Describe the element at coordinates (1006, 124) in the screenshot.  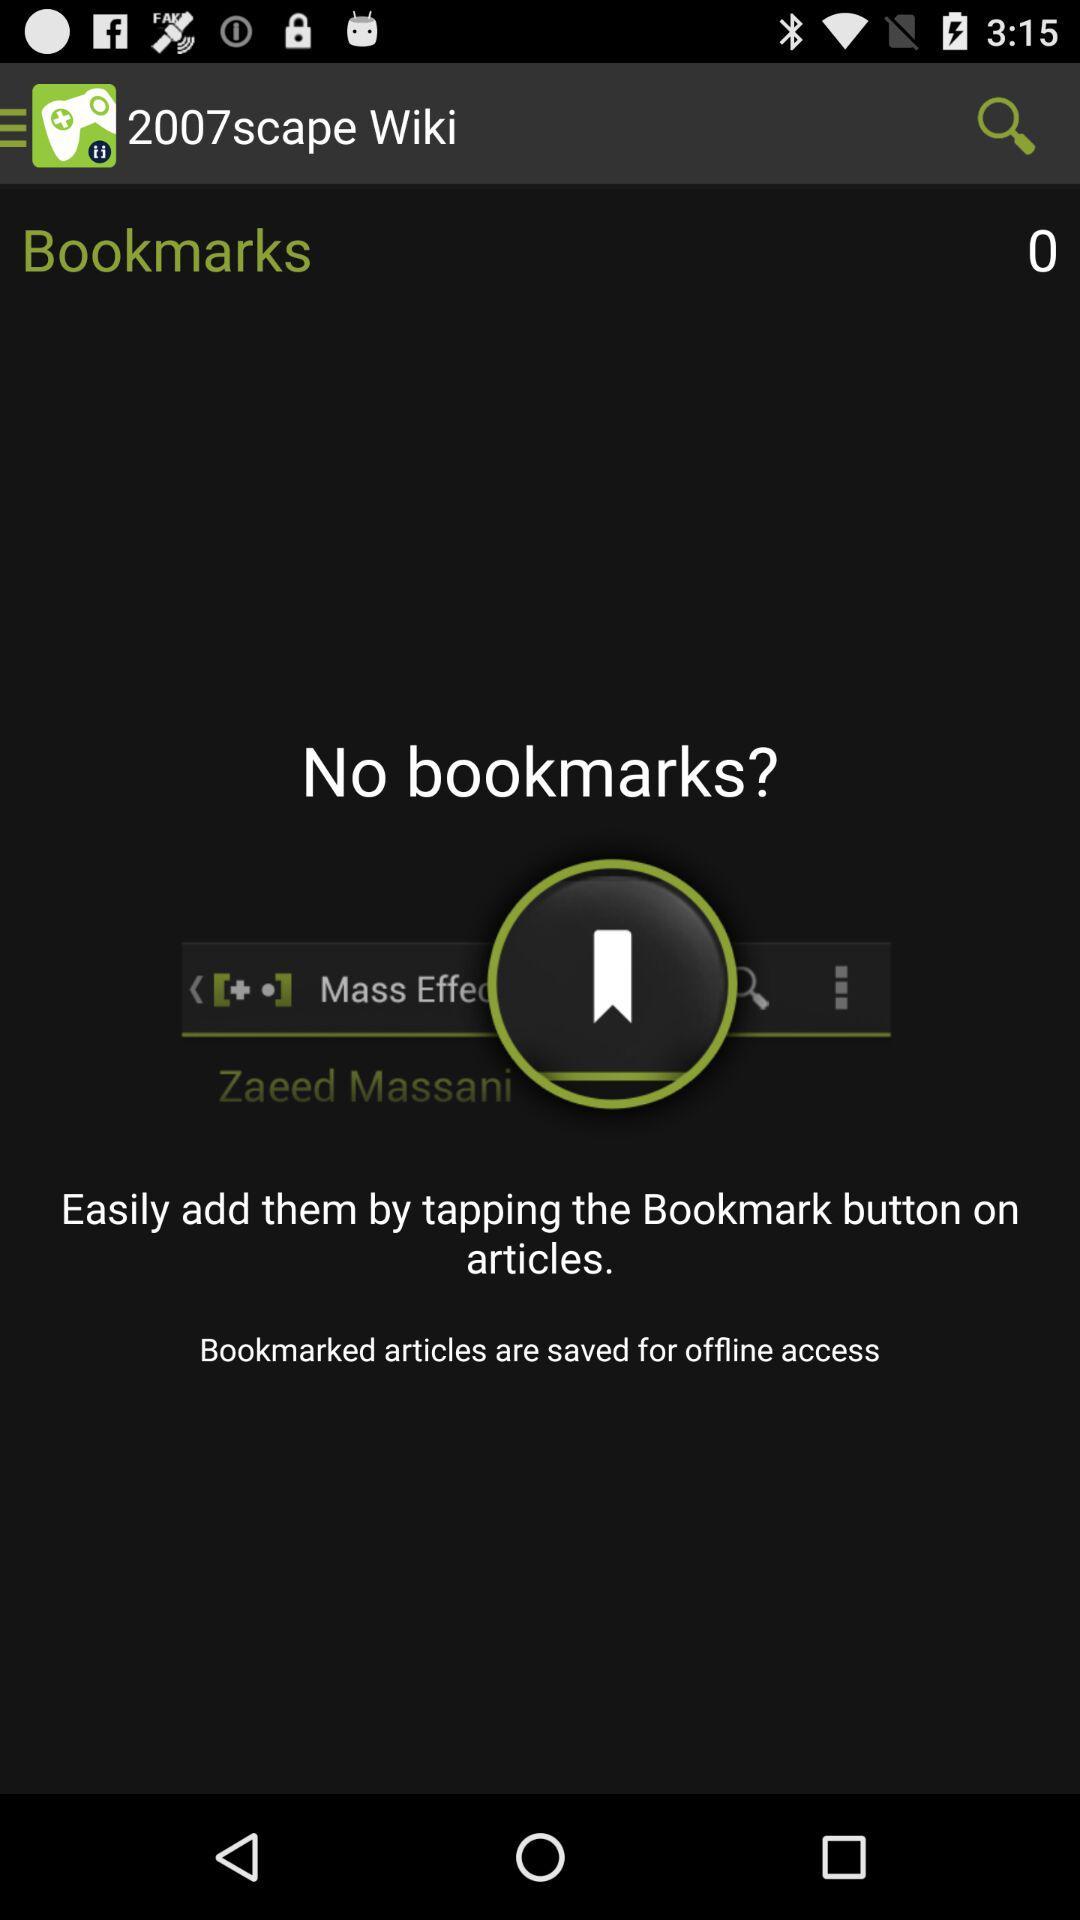
I see `app above the 0 app` at that location.